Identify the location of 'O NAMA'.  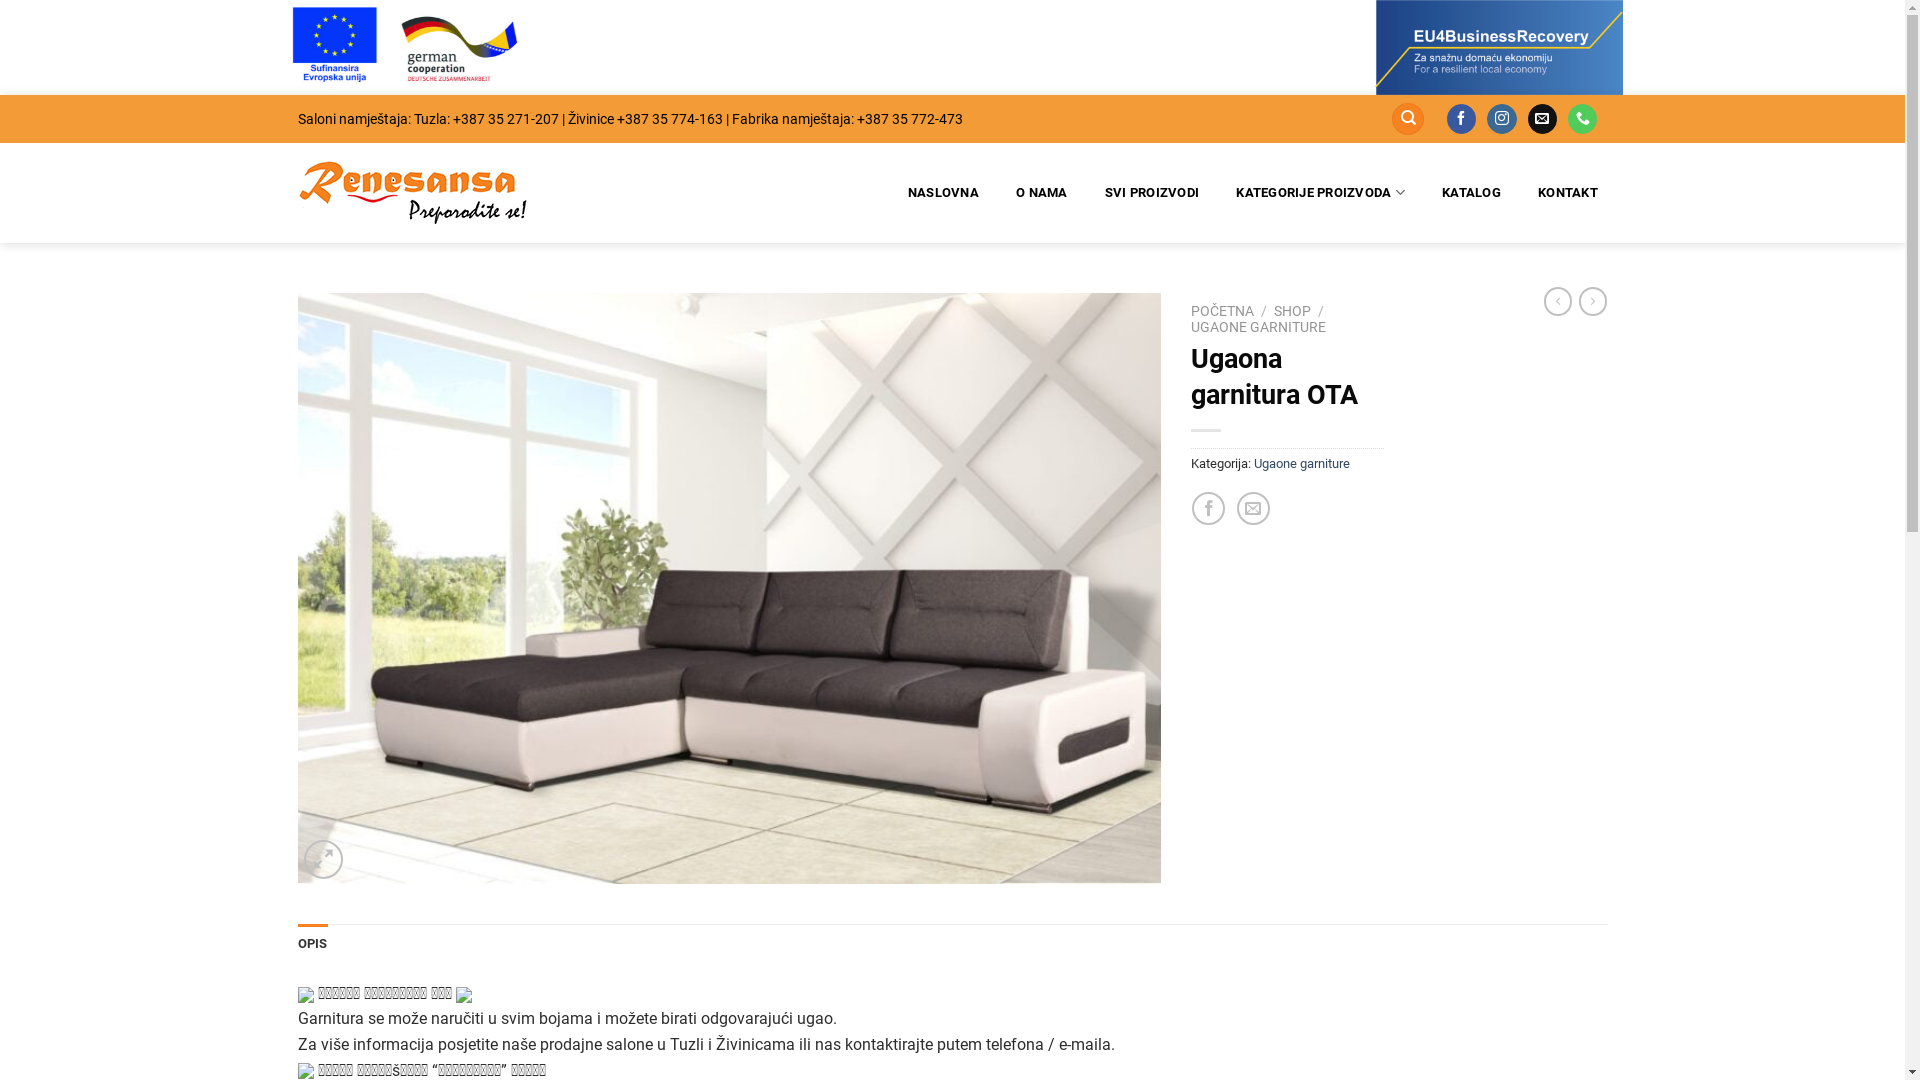
(1041, 192).